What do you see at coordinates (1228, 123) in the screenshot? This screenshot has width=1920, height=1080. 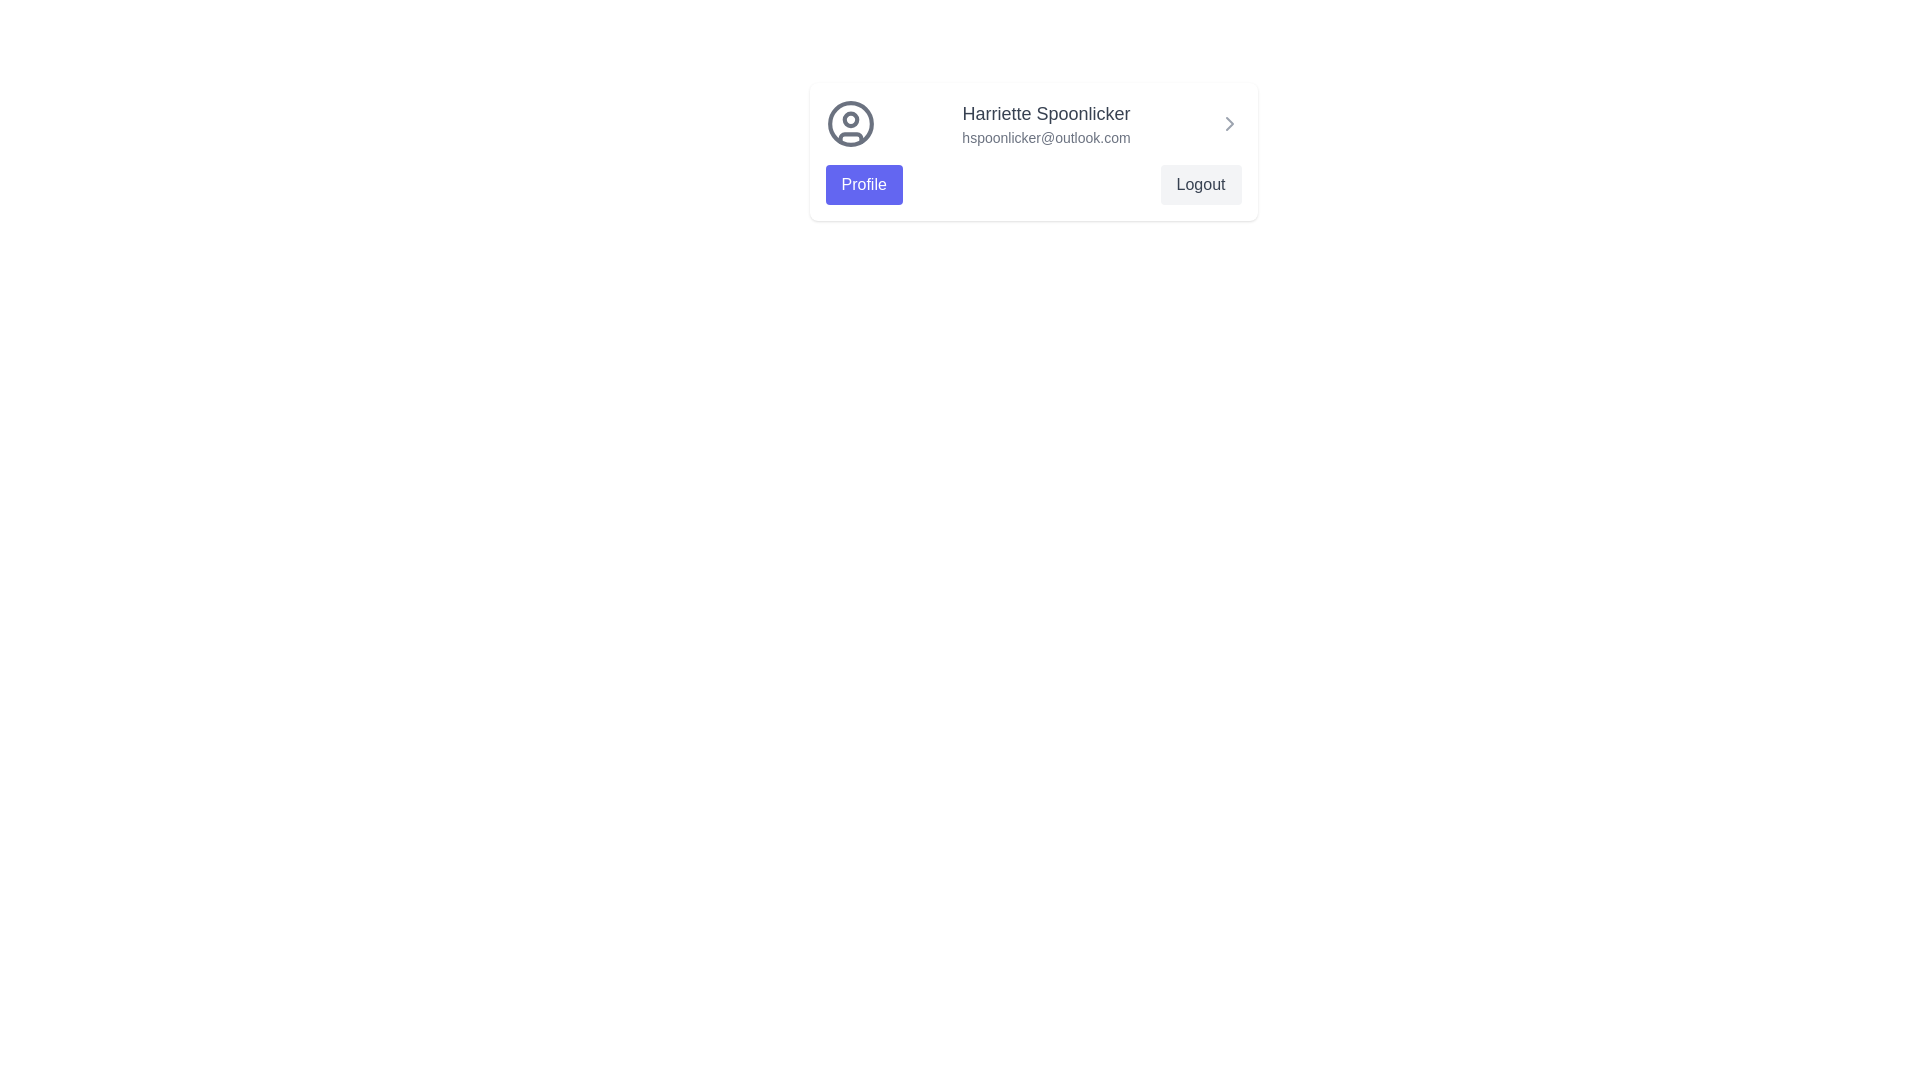 I see `the chevron icon located to the right of 'Harriette Spoonlicker'` at bounding box center [1228, 123].